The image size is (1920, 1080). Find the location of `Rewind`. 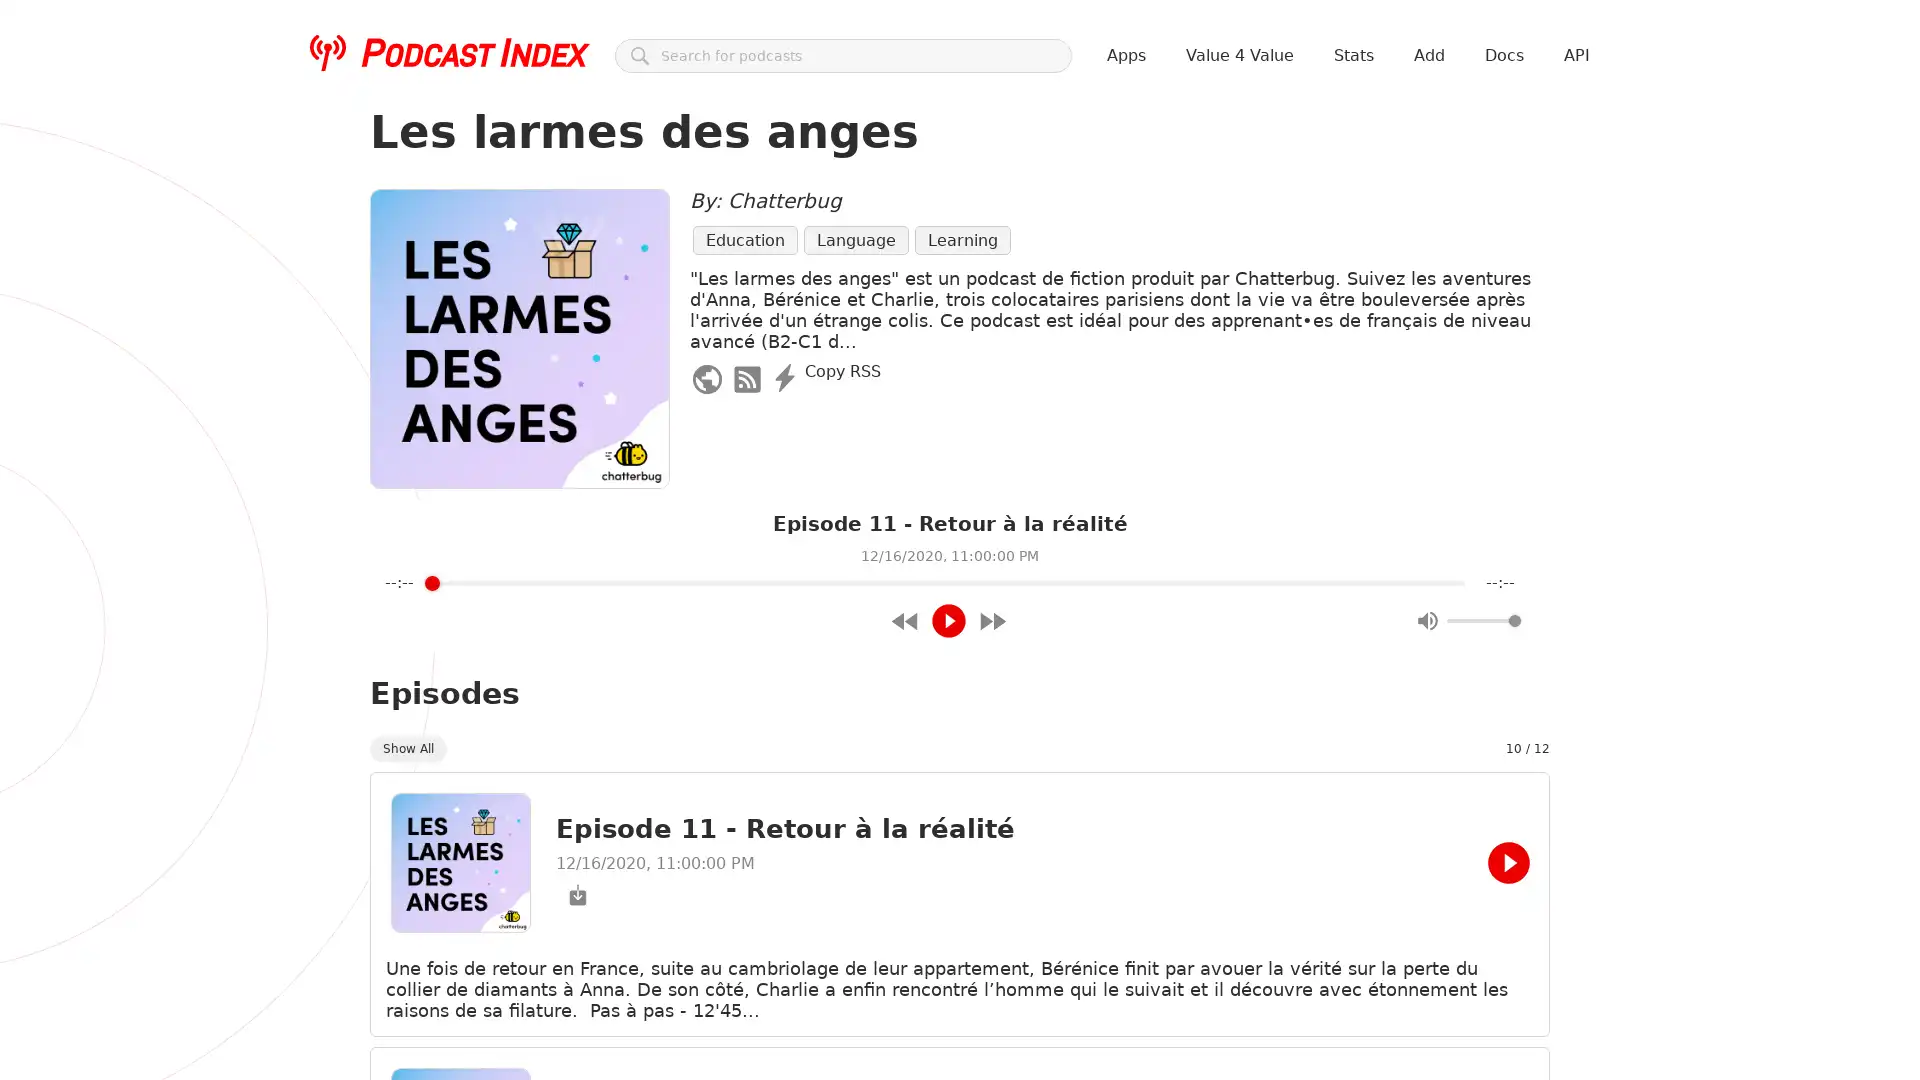

Rewind is located at coordinates (904, 619).